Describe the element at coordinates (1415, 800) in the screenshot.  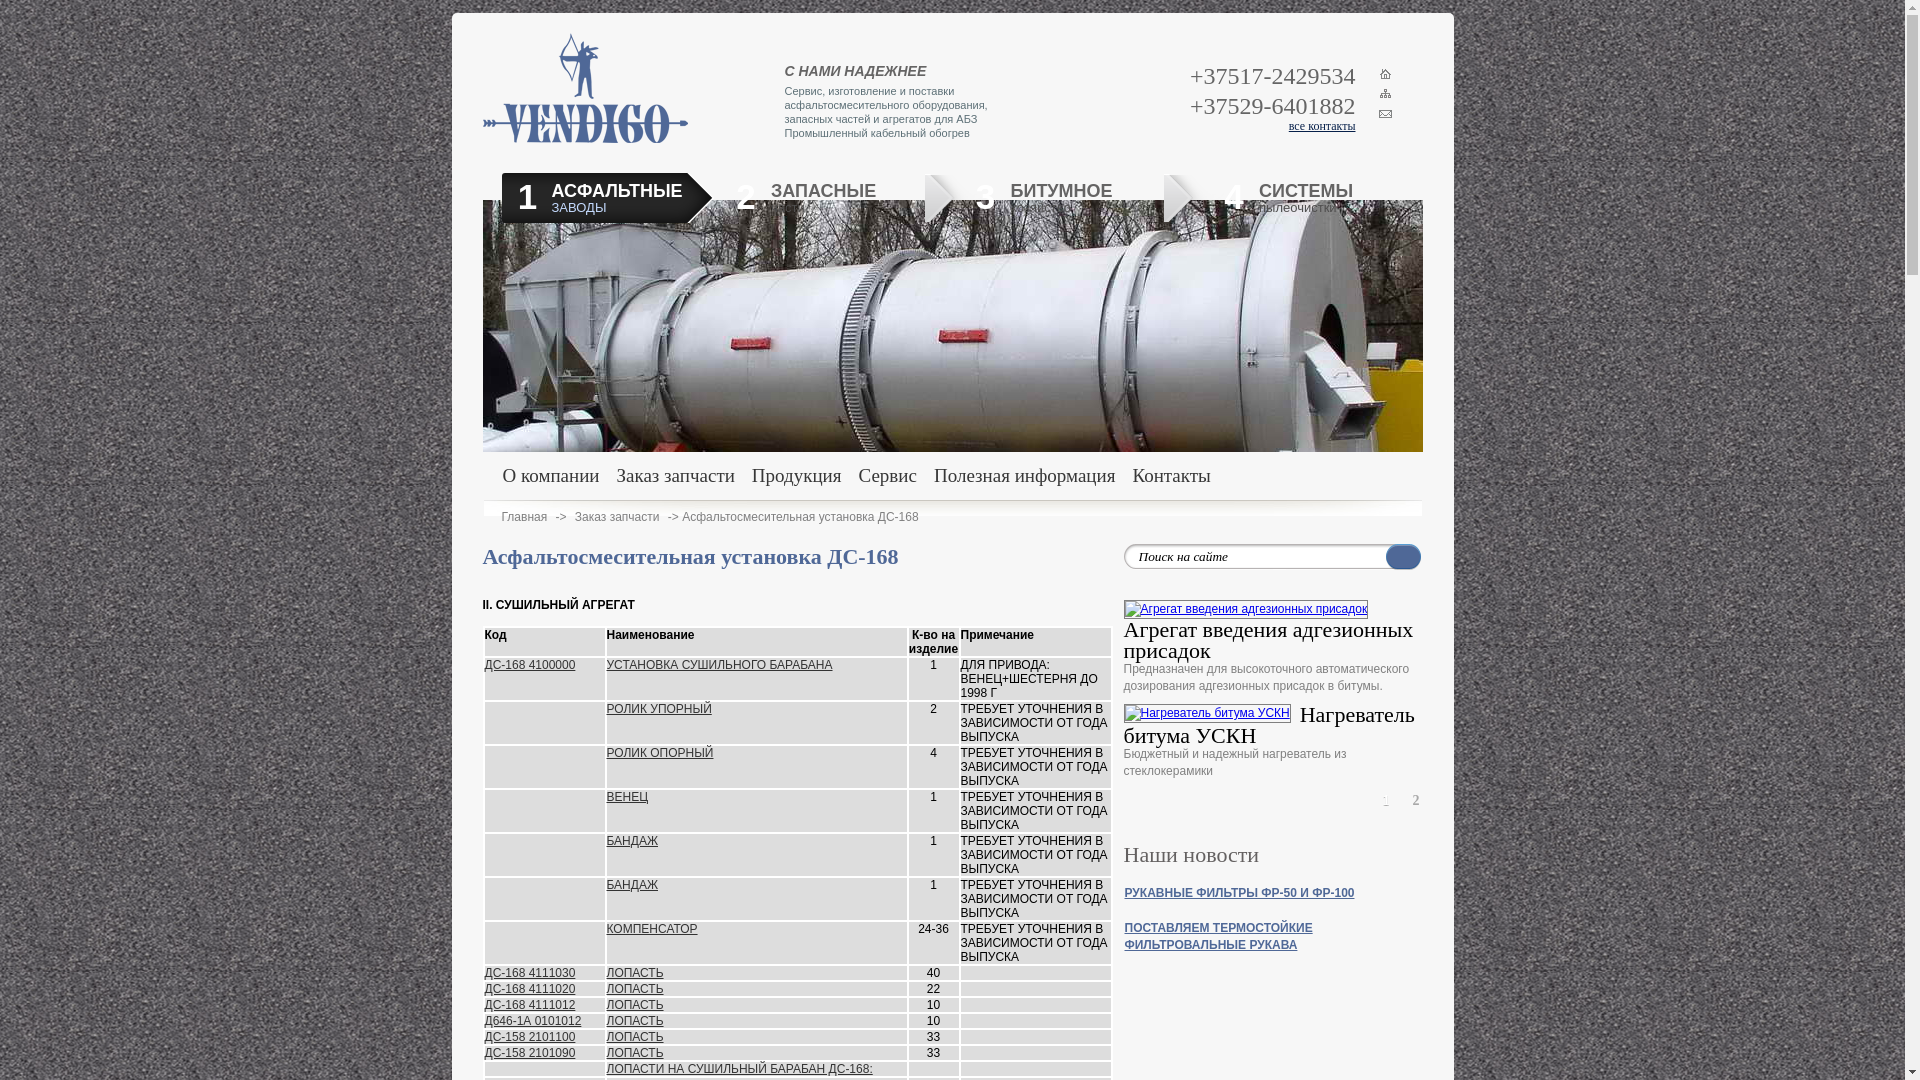
I see `'2'` at that location.